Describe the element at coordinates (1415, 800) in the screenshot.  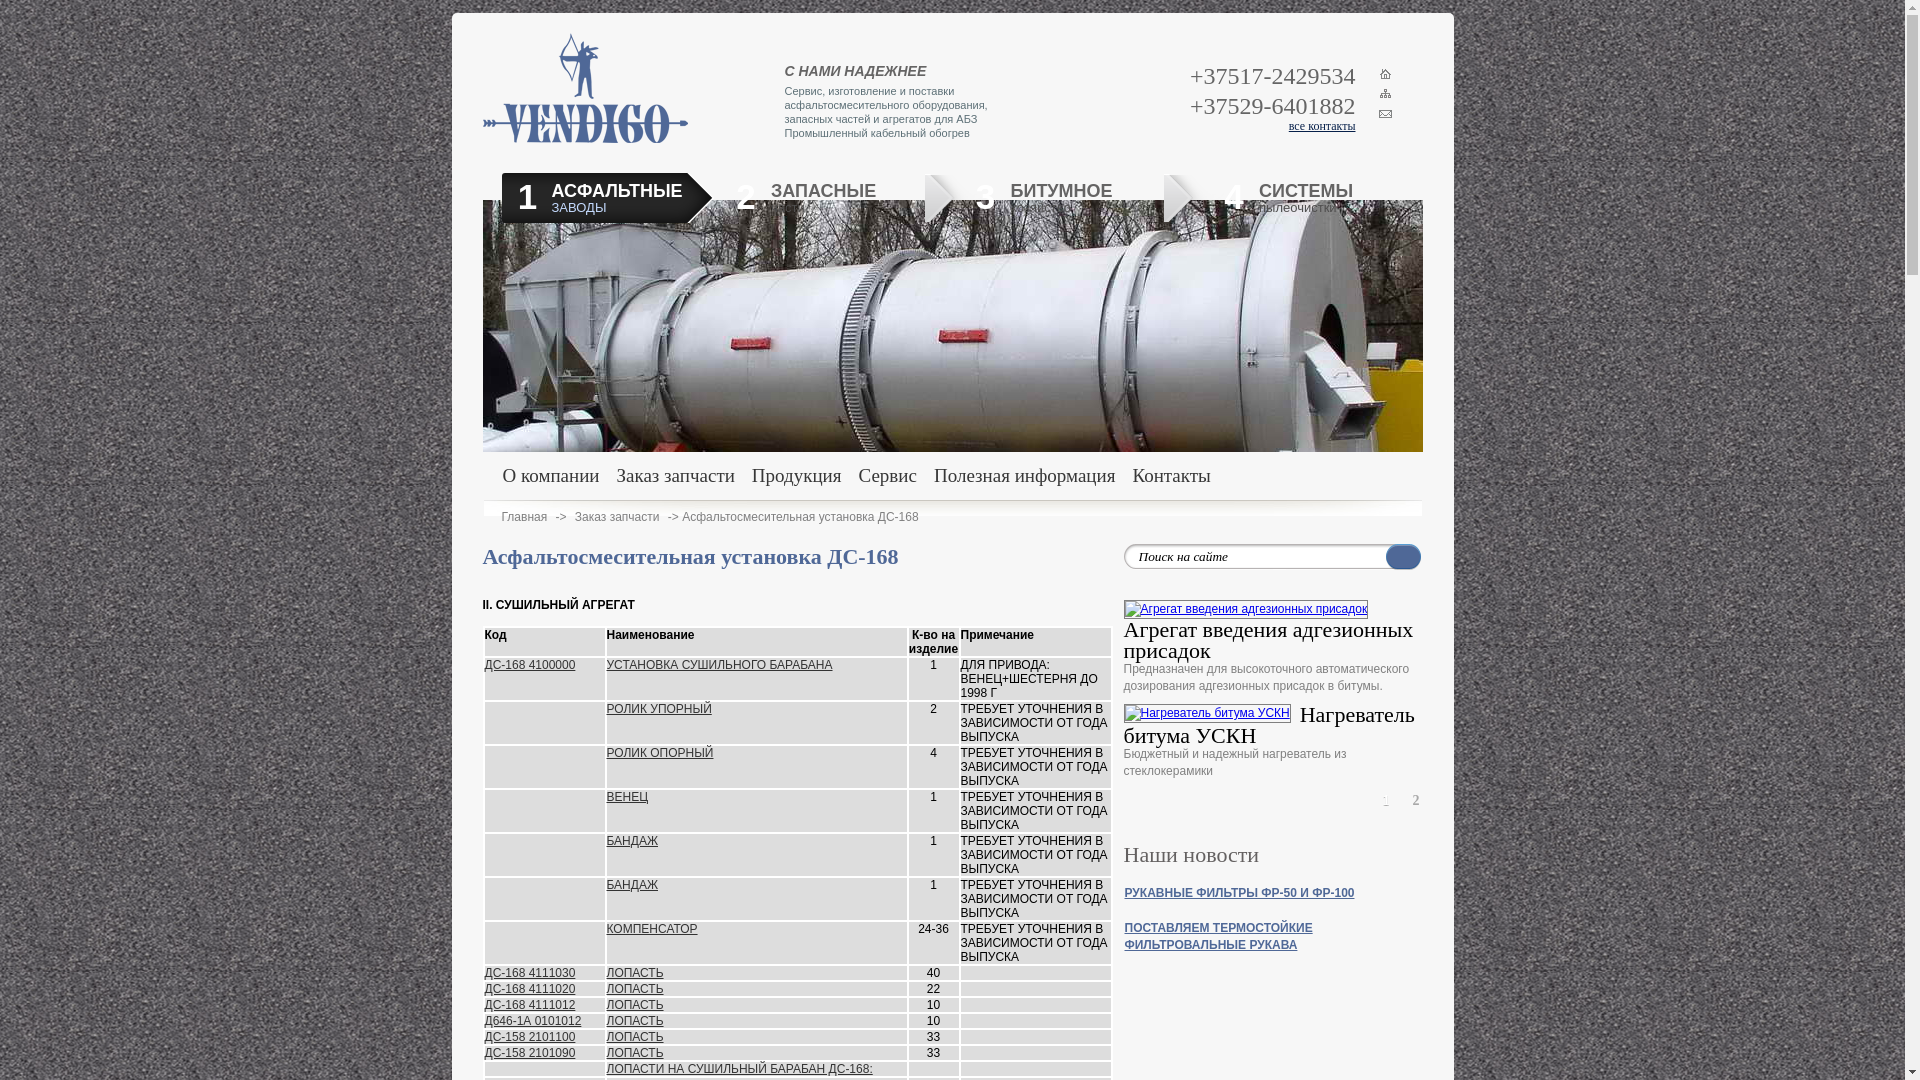
I see `'2'` at that location.